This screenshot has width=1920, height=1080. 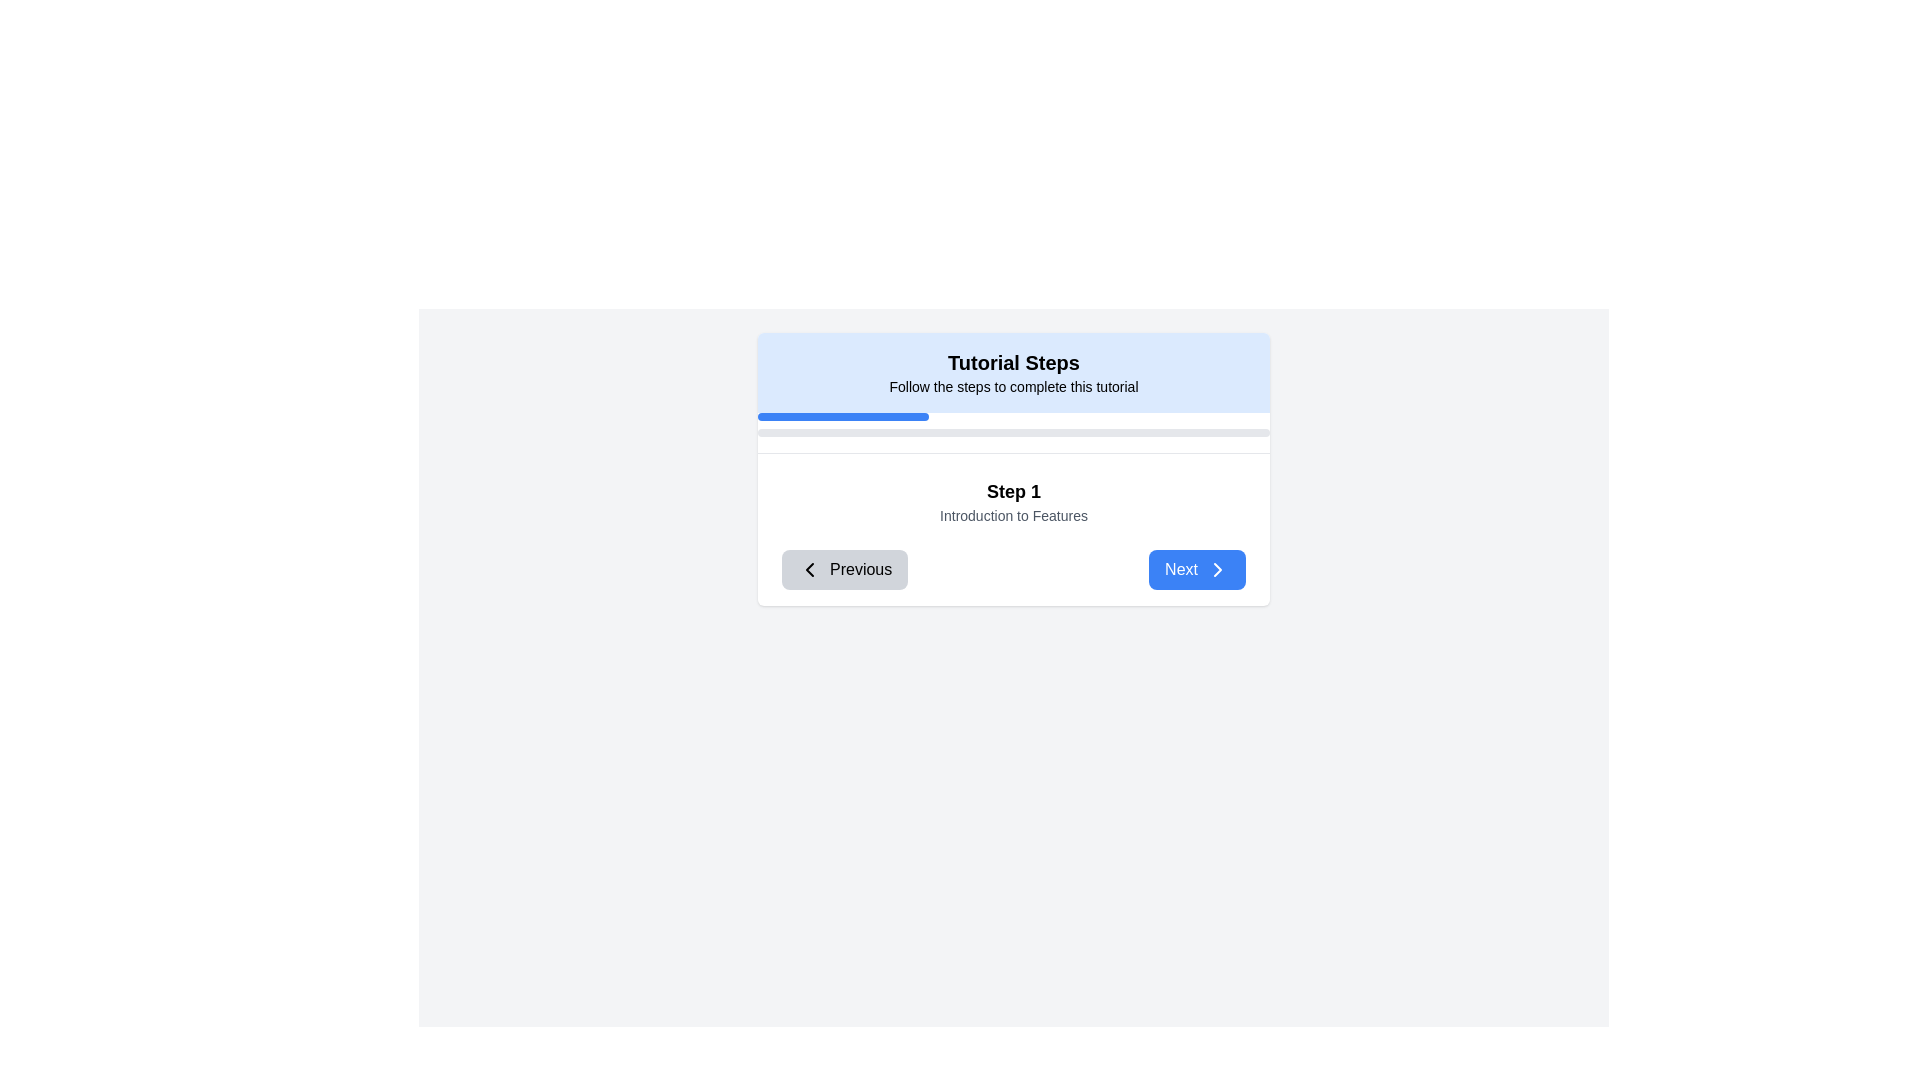 I want to click on the Section Header element with a light blue background that contains the text 'Tutorial Steps' and 'Follow the steps to complete this tutorial', so click(x=1013, y=373).